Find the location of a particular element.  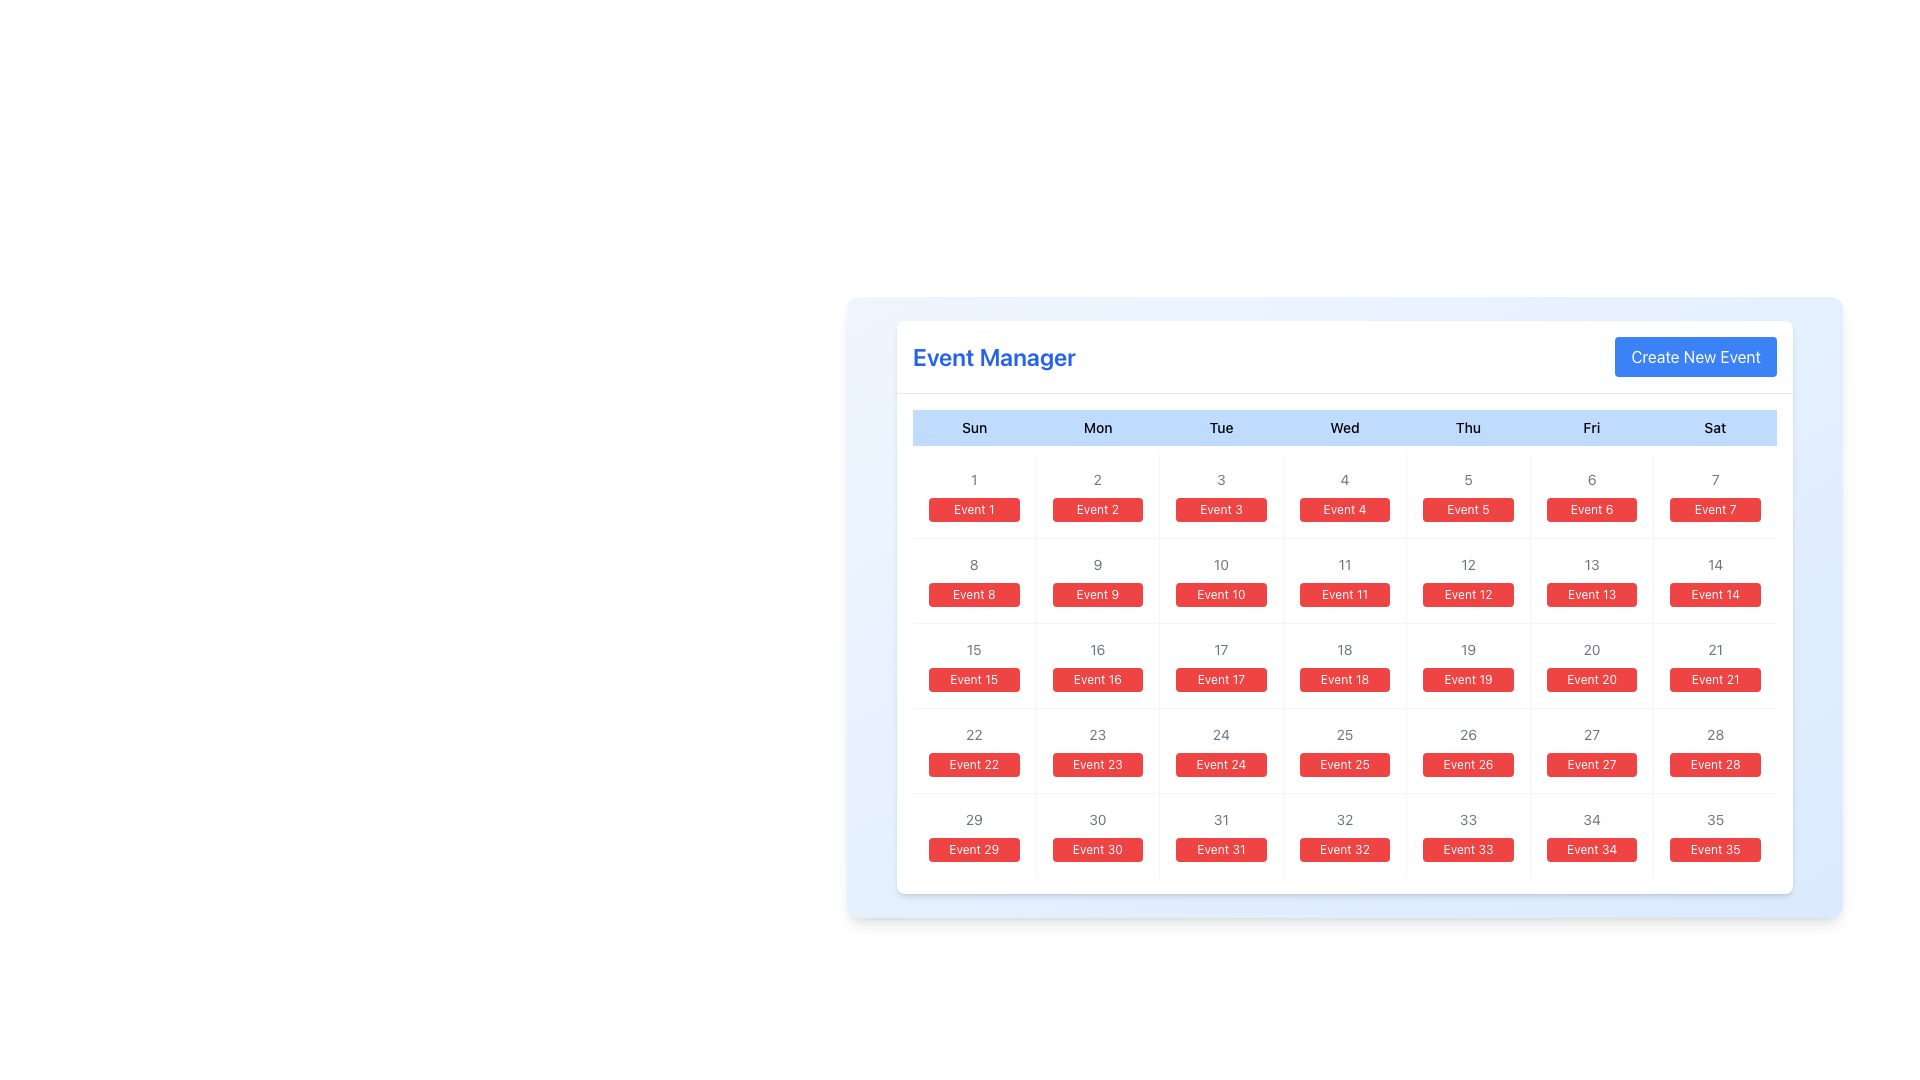

the card displaying 'Event 19' located in the fifth column of the third row under the column labeled 'Thu', which features a smaller '19' at the top in gray and a larger red button-like label below it is located at coordinates (1468, 666).